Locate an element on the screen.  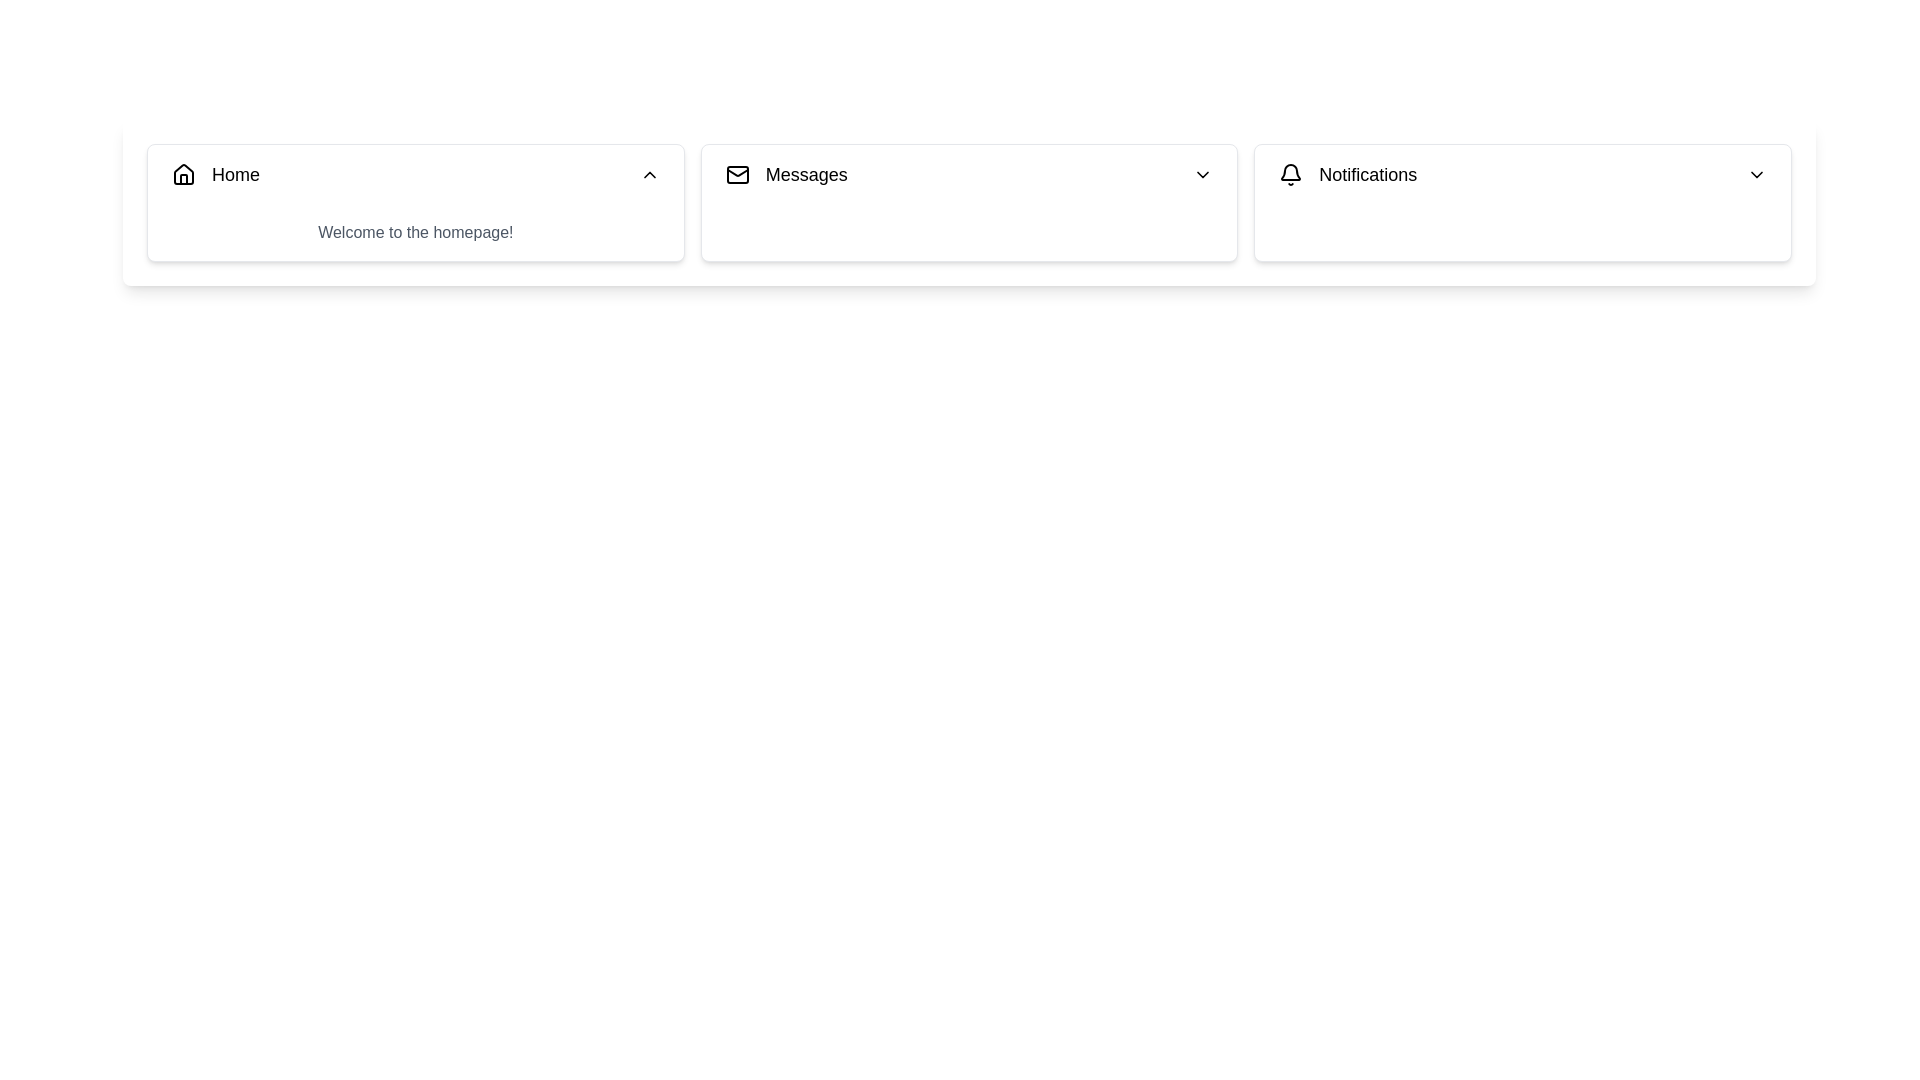
the Dropdown Menu Button located between 'Home' and 'Notifications' is located at coordinates (969, 173).